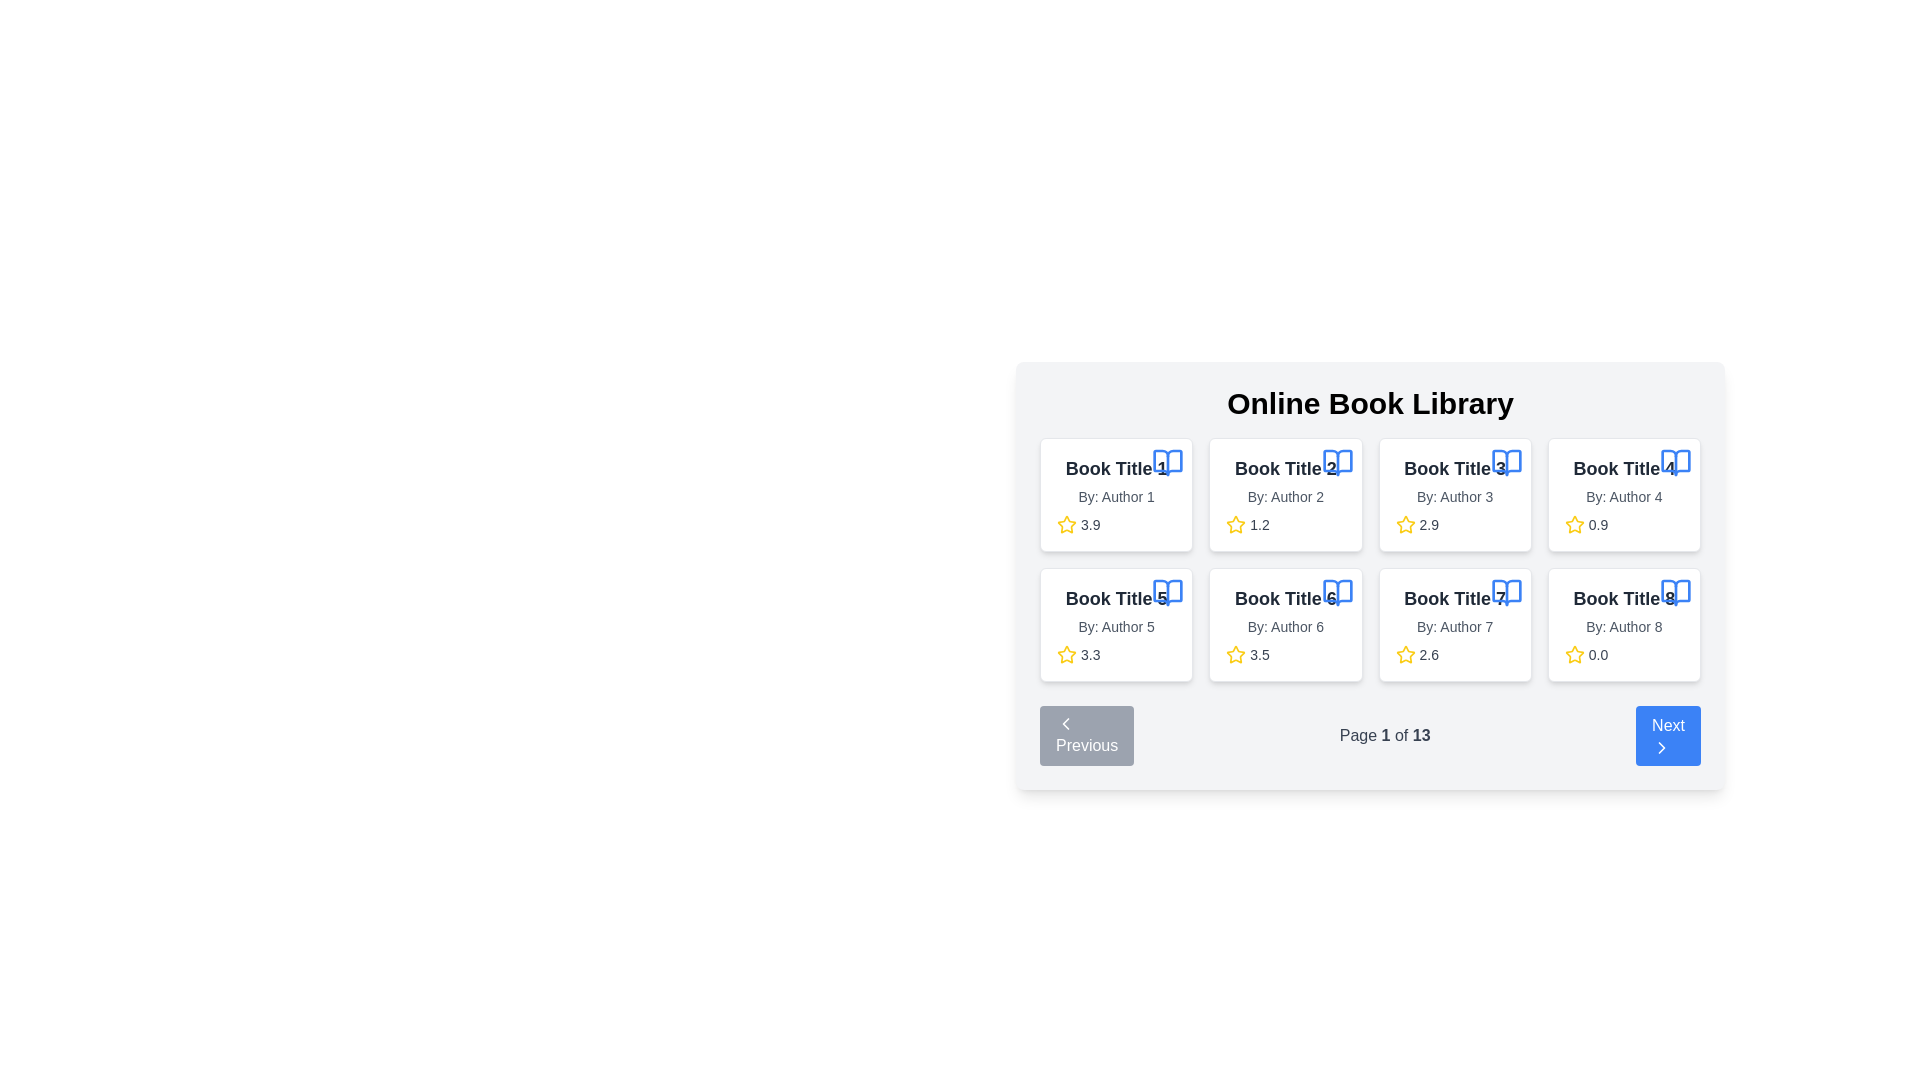  Describe the element at coordinates (1624, 626) in the screenshot. I see `the text label displaying the author's name for the book in the rightmost card of the grid, located below 'Book Title 8' and above the rating information '0.0'` at that location.